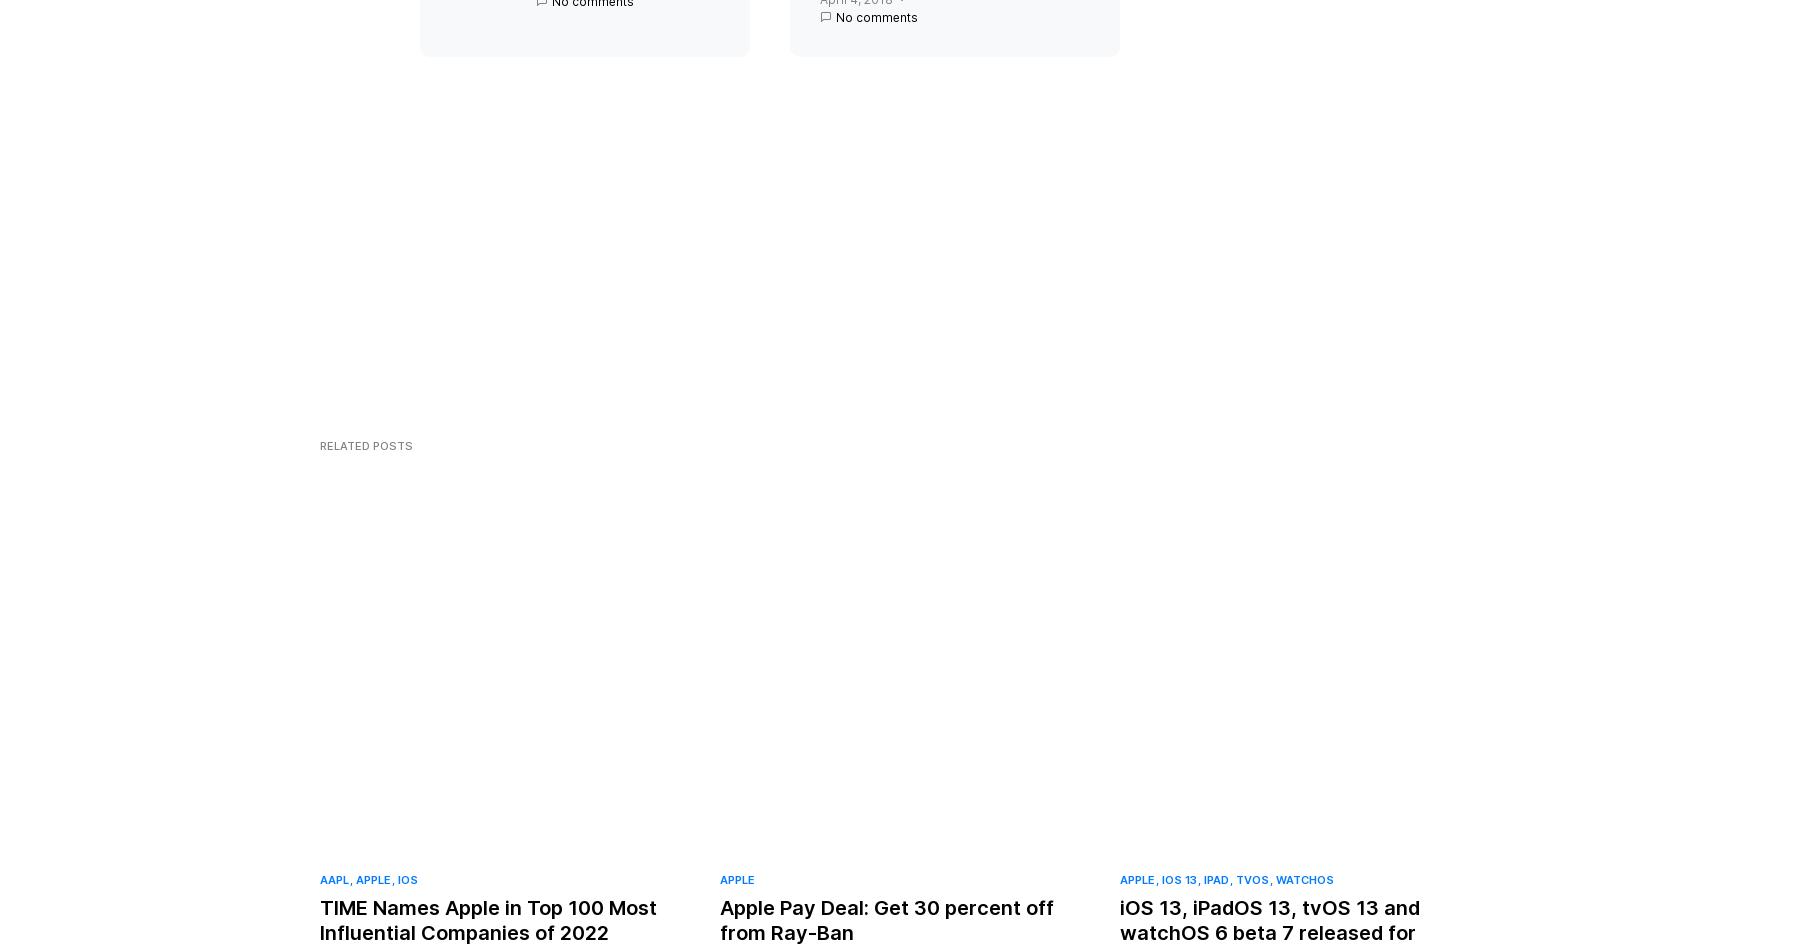 The height and width of the screenshot is (951, 1800). What do you see at coordinates (408, 897) in the screenshot?
I see `'iOS'` at bounding box center [408, 897].